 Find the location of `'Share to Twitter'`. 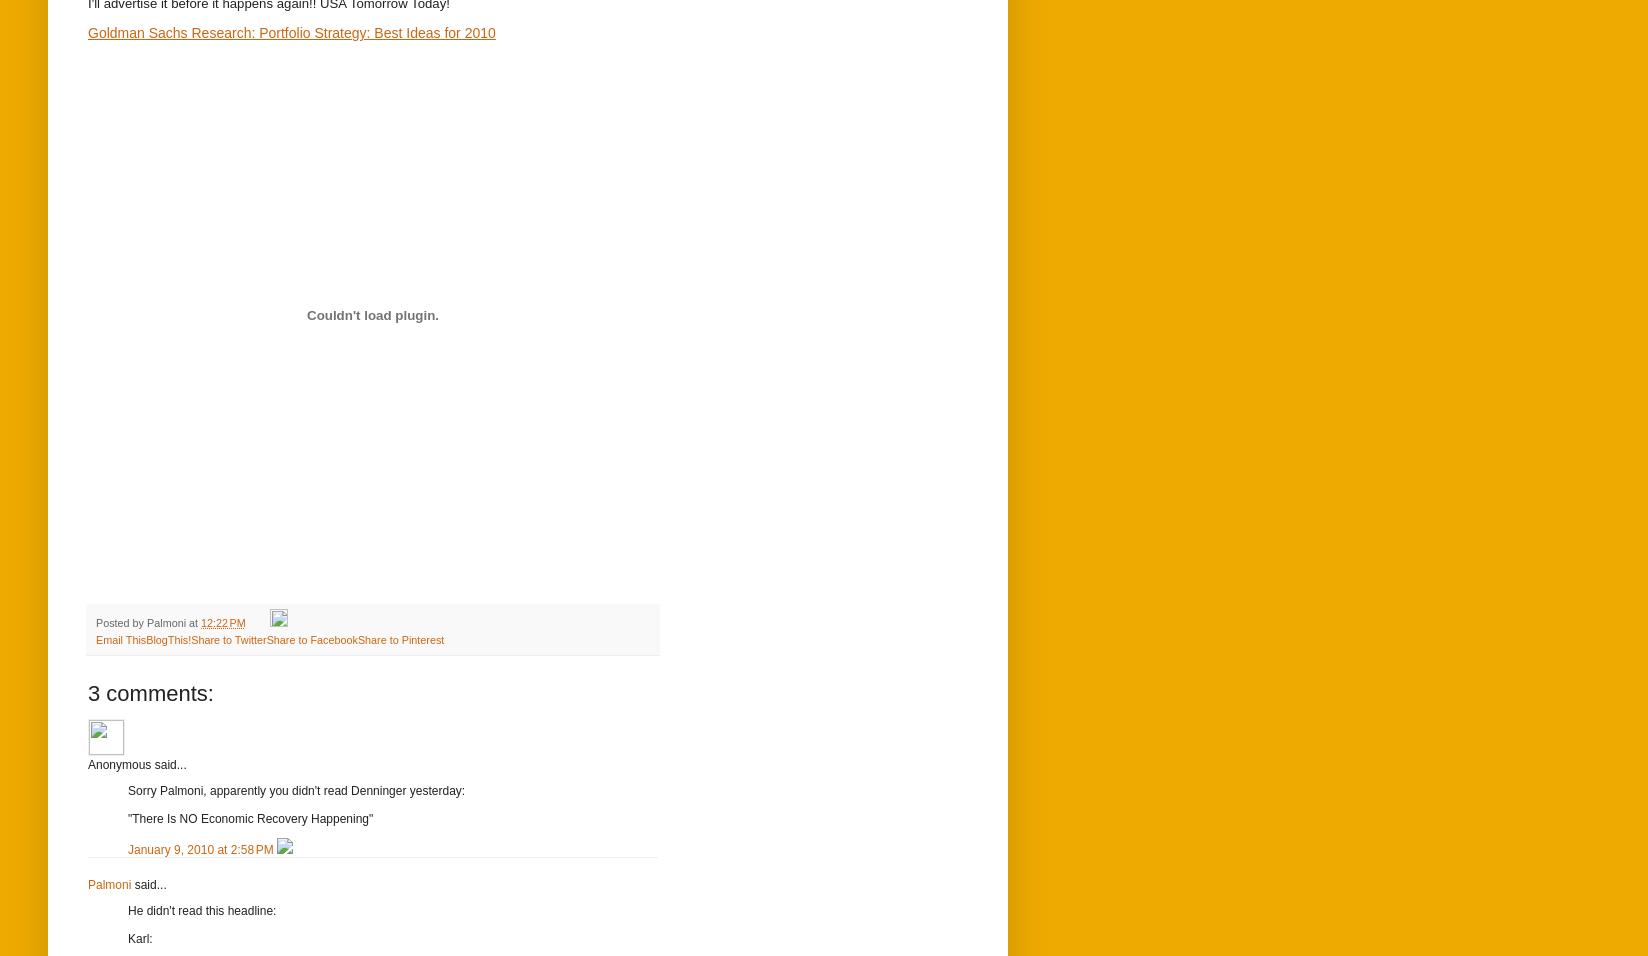

'Share to Twitter' is located at coordinates (191, 640).